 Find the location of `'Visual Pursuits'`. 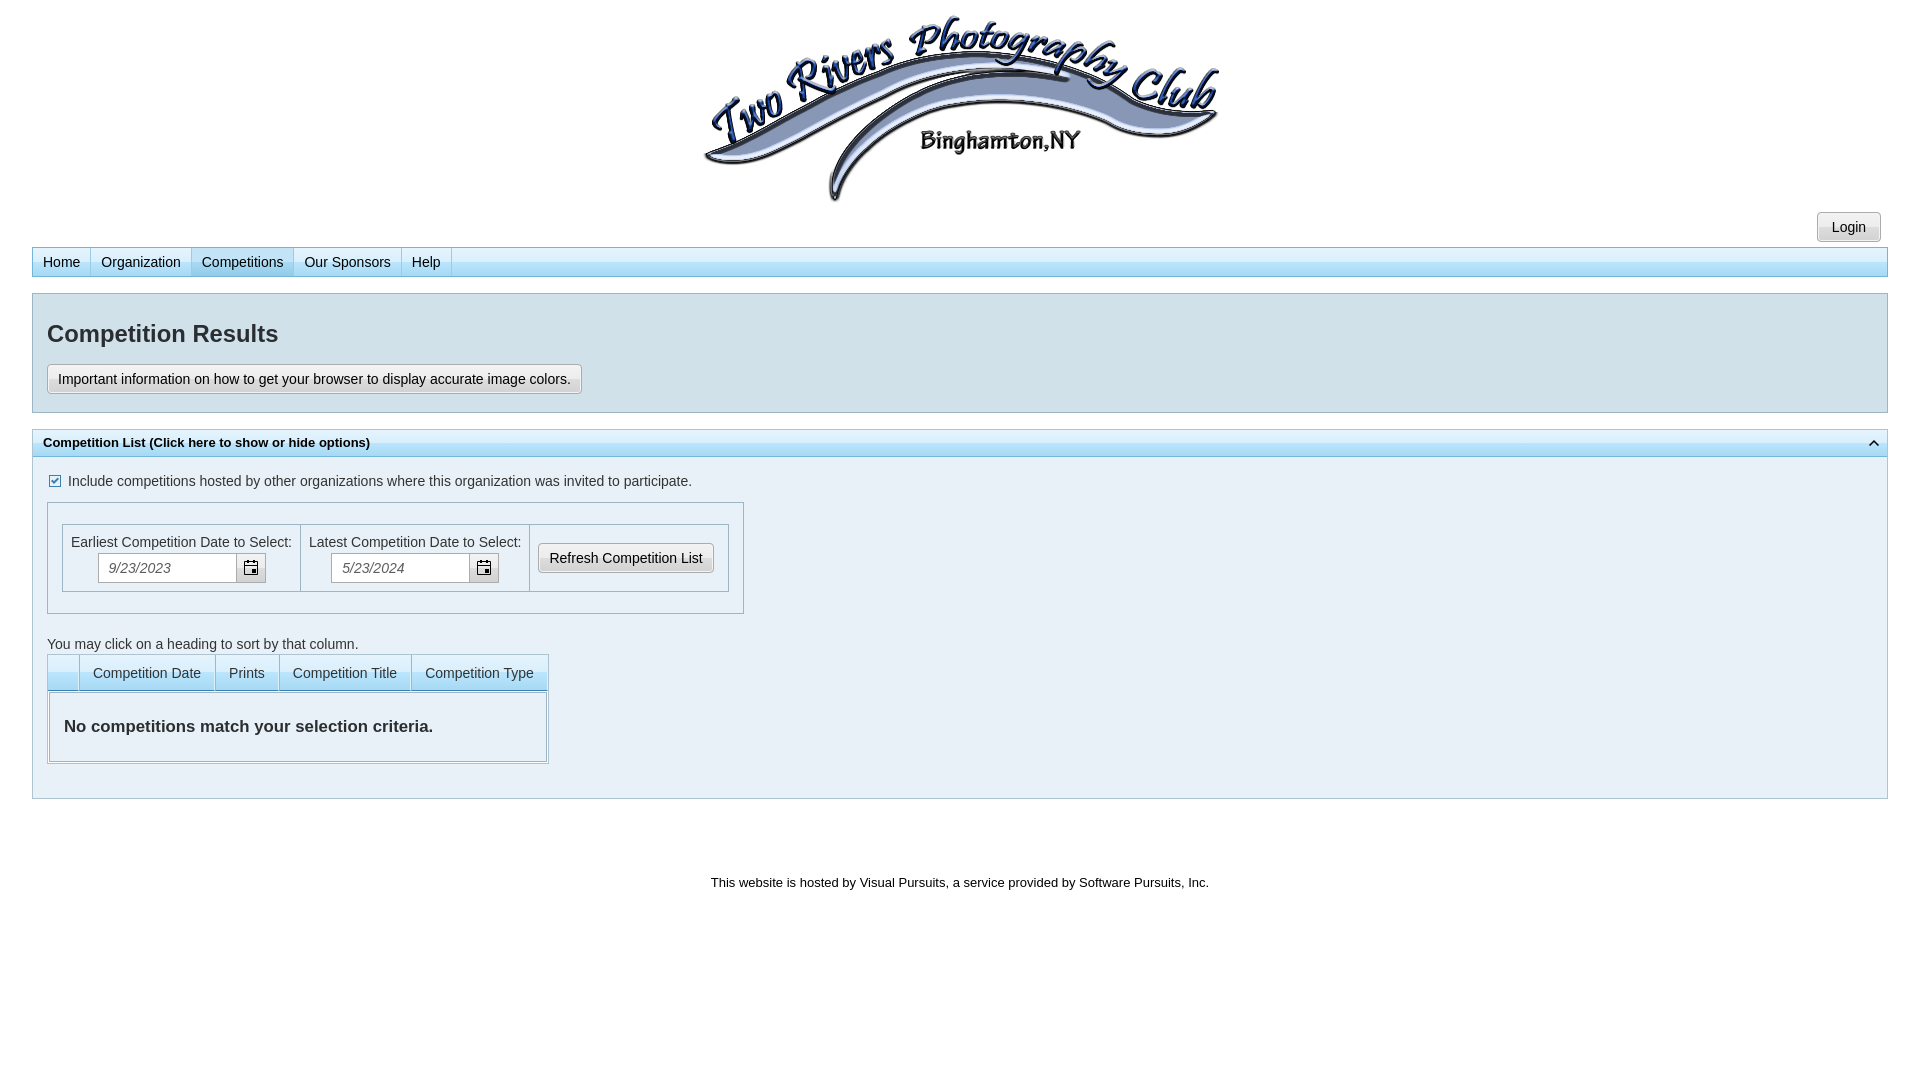

'Visual Pursuits' is located at coordinates (901, 881).